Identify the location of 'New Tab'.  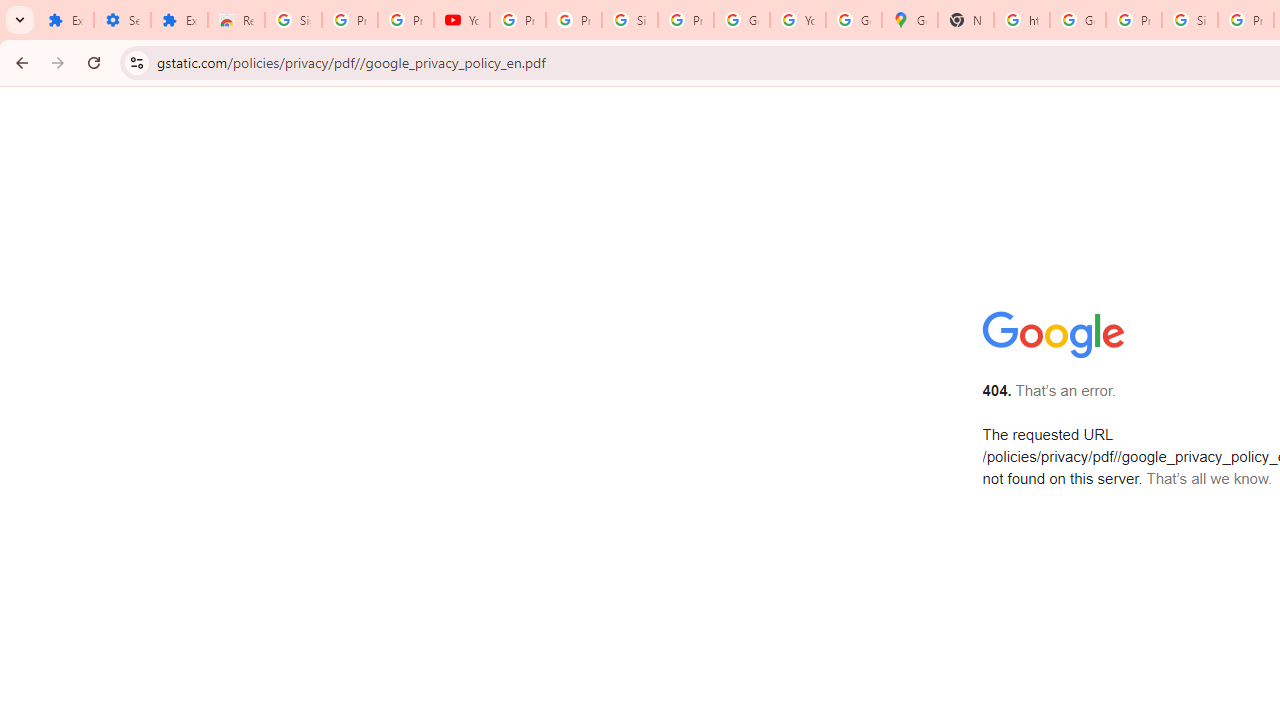
(966, 20).